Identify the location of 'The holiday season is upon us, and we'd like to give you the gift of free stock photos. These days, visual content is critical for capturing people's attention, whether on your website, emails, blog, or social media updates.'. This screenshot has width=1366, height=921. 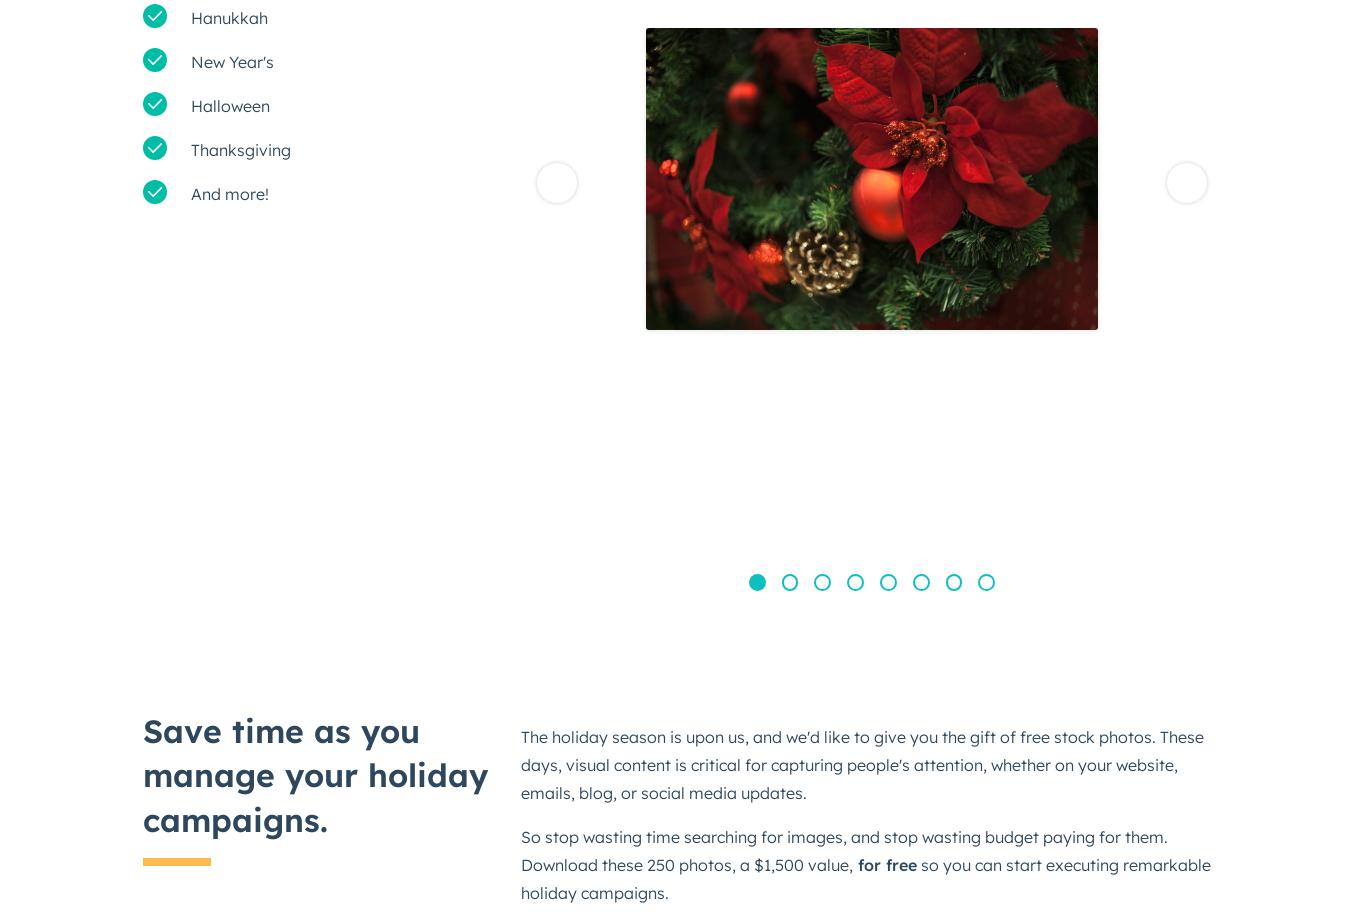
(861, 764).